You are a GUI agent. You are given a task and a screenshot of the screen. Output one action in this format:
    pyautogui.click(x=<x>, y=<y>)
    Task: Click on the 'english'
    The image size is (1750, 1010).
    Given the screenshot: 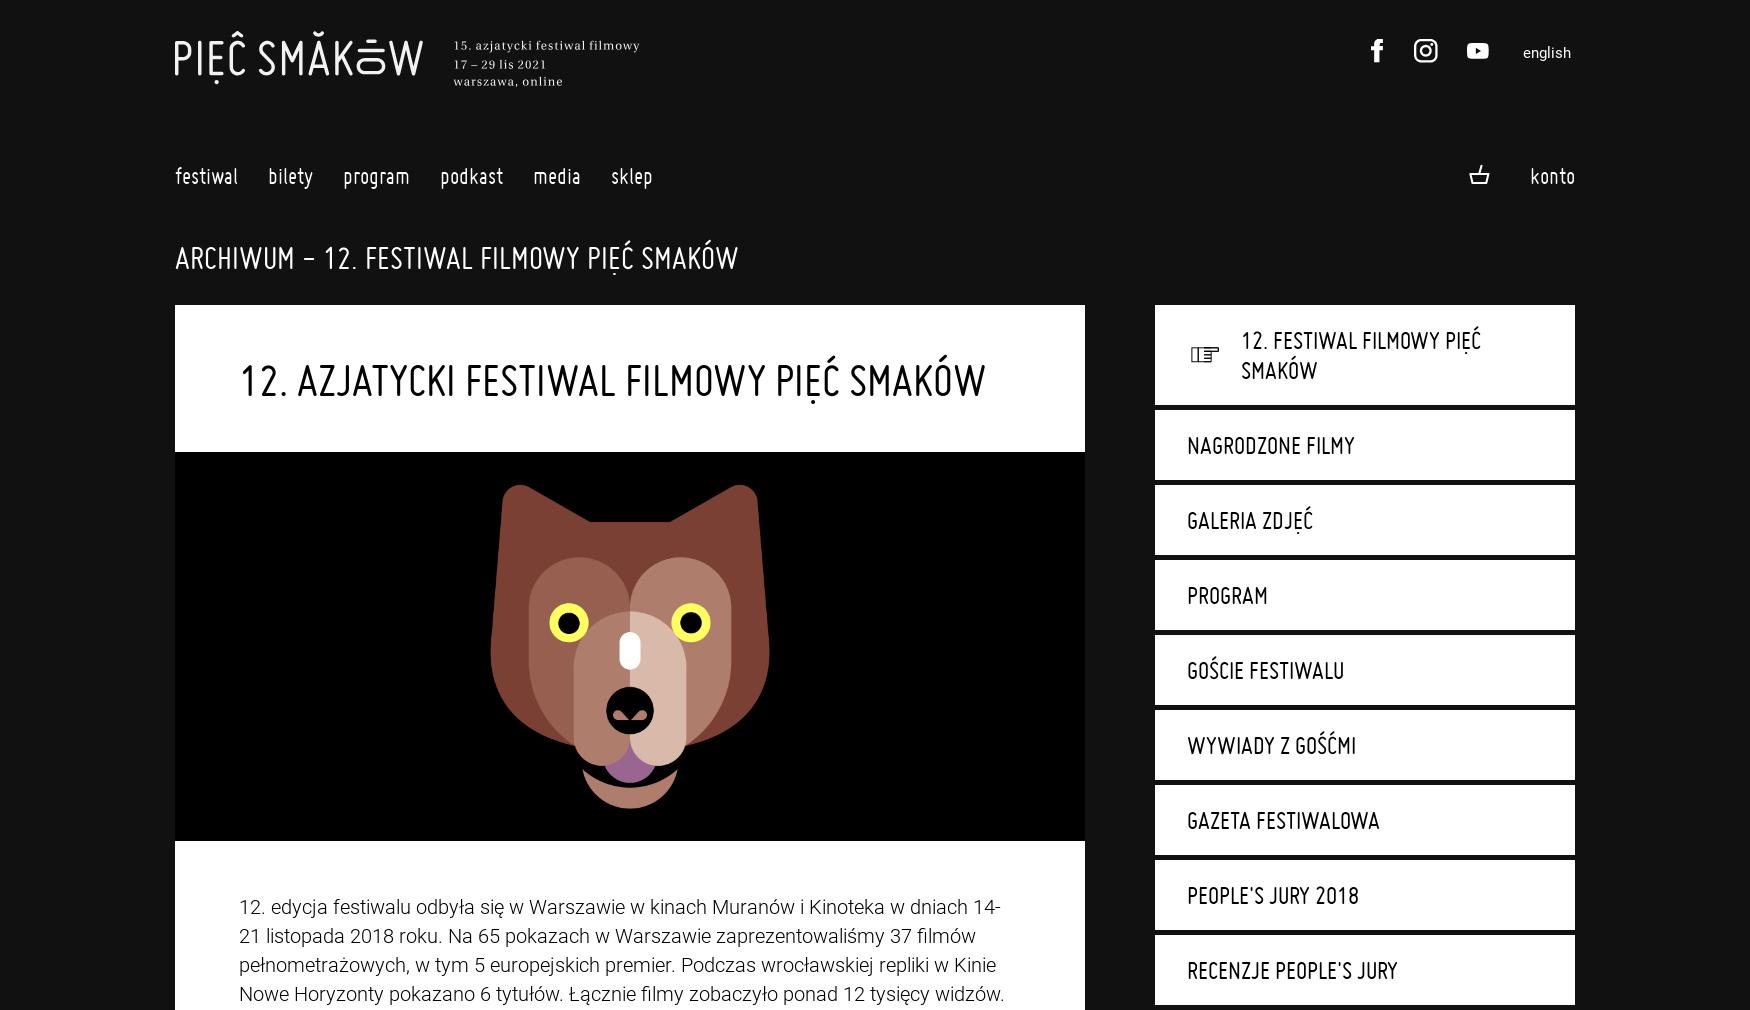 What is the action you would take?
    pyautogui.click(x=1546, y=51)
    